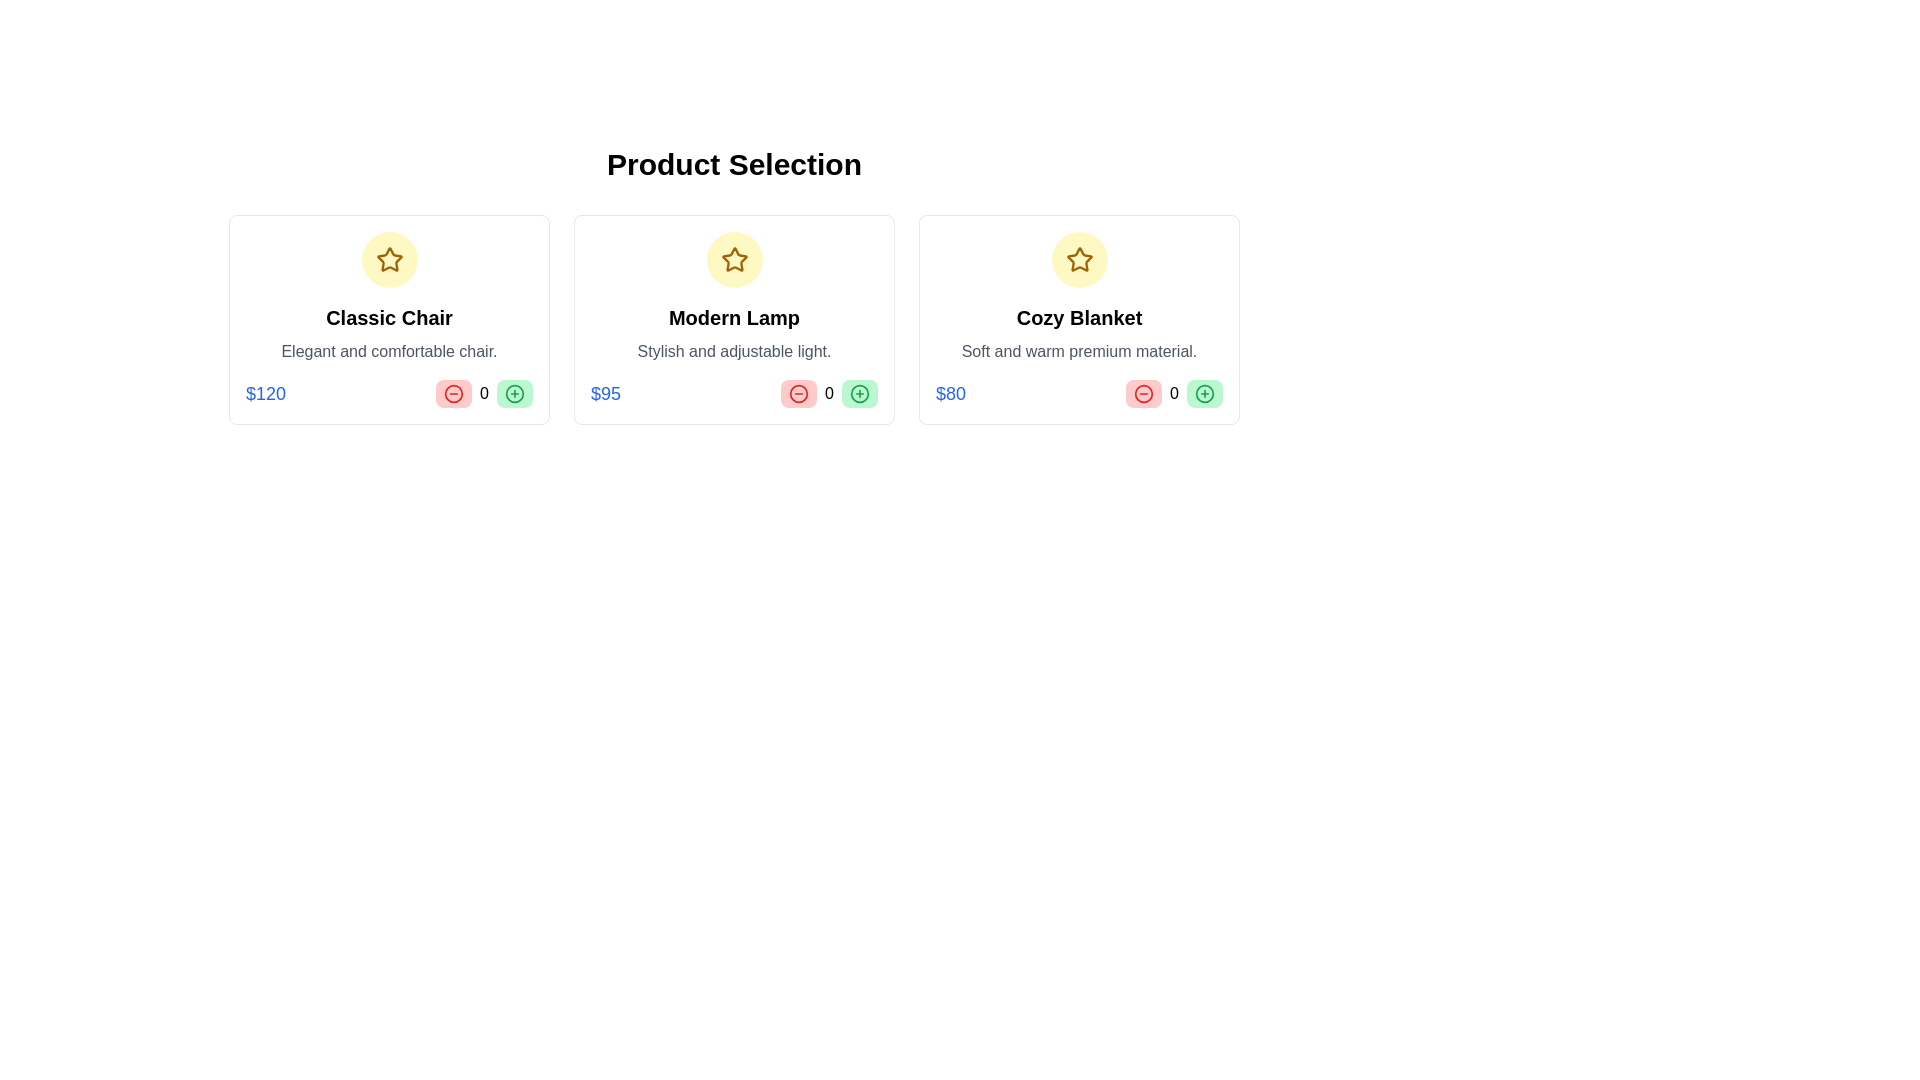 The image size is (1920, 1080). What do you see at coordinates (389, 319) in the screenshot?
I see `product name and description from the Classic Chair product card, which is the first card in a row of three within the grid layout` at bounding box center [389, 319].